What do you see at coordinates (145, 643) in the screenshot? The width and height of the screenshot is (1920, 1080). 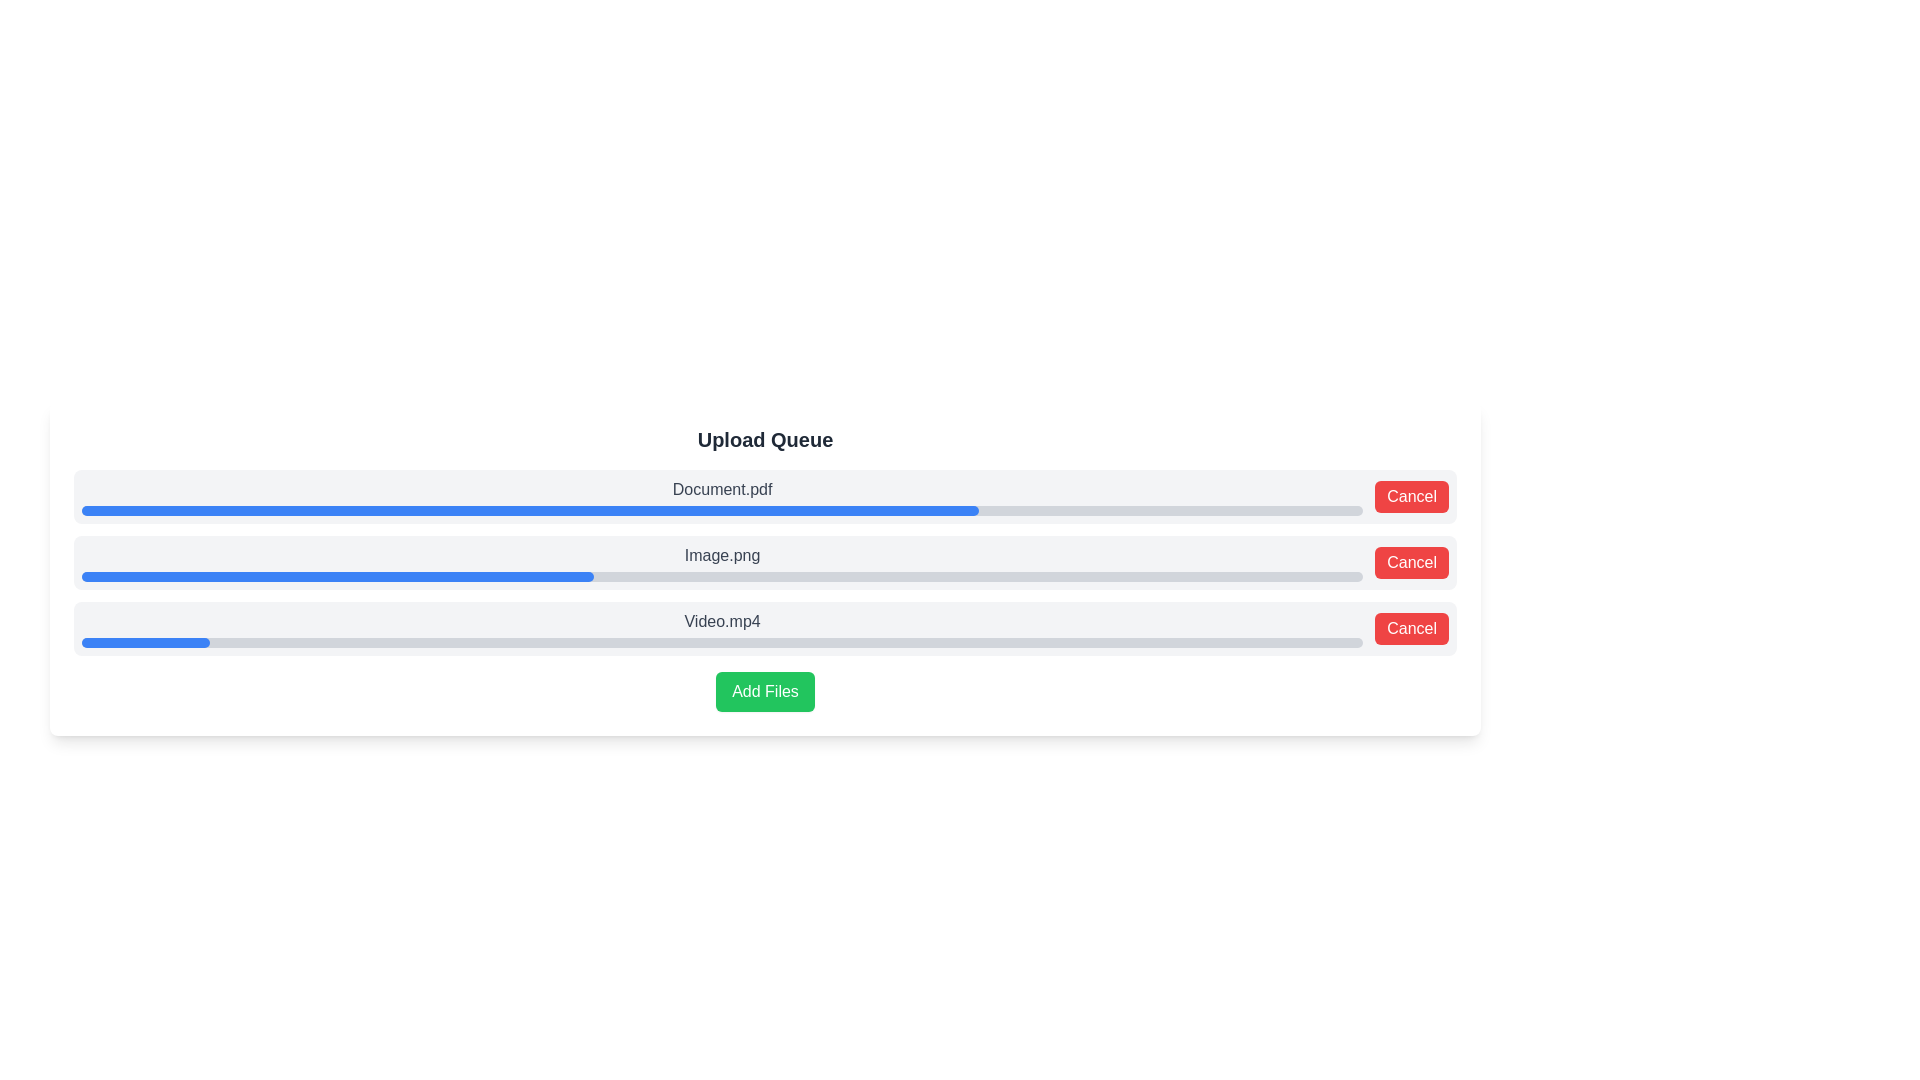 I see `the visual progress of the first blue segment of the progress bar located below 'Document.pdf' and 'Image.png', associated with 'Video.mp4'` at bounding box center [145, 643].